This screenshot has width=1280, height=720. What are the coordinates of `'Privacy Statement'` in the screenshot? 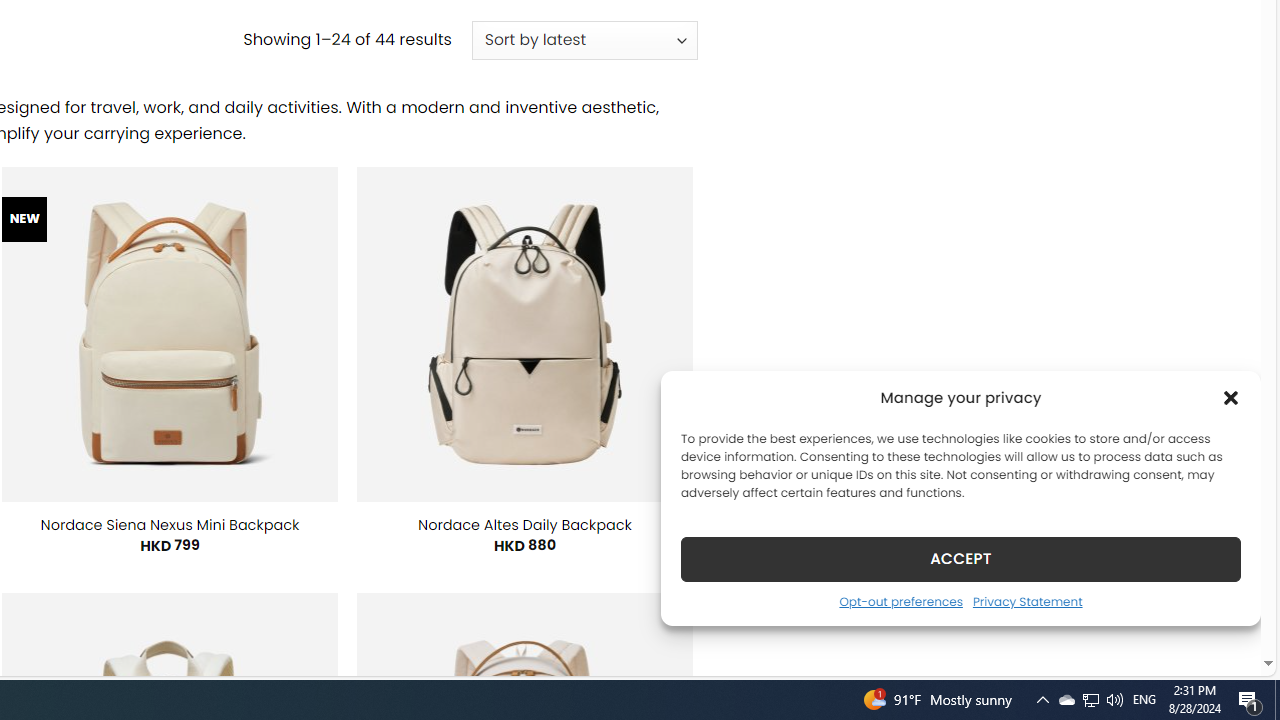 It's located at (1027, 600).